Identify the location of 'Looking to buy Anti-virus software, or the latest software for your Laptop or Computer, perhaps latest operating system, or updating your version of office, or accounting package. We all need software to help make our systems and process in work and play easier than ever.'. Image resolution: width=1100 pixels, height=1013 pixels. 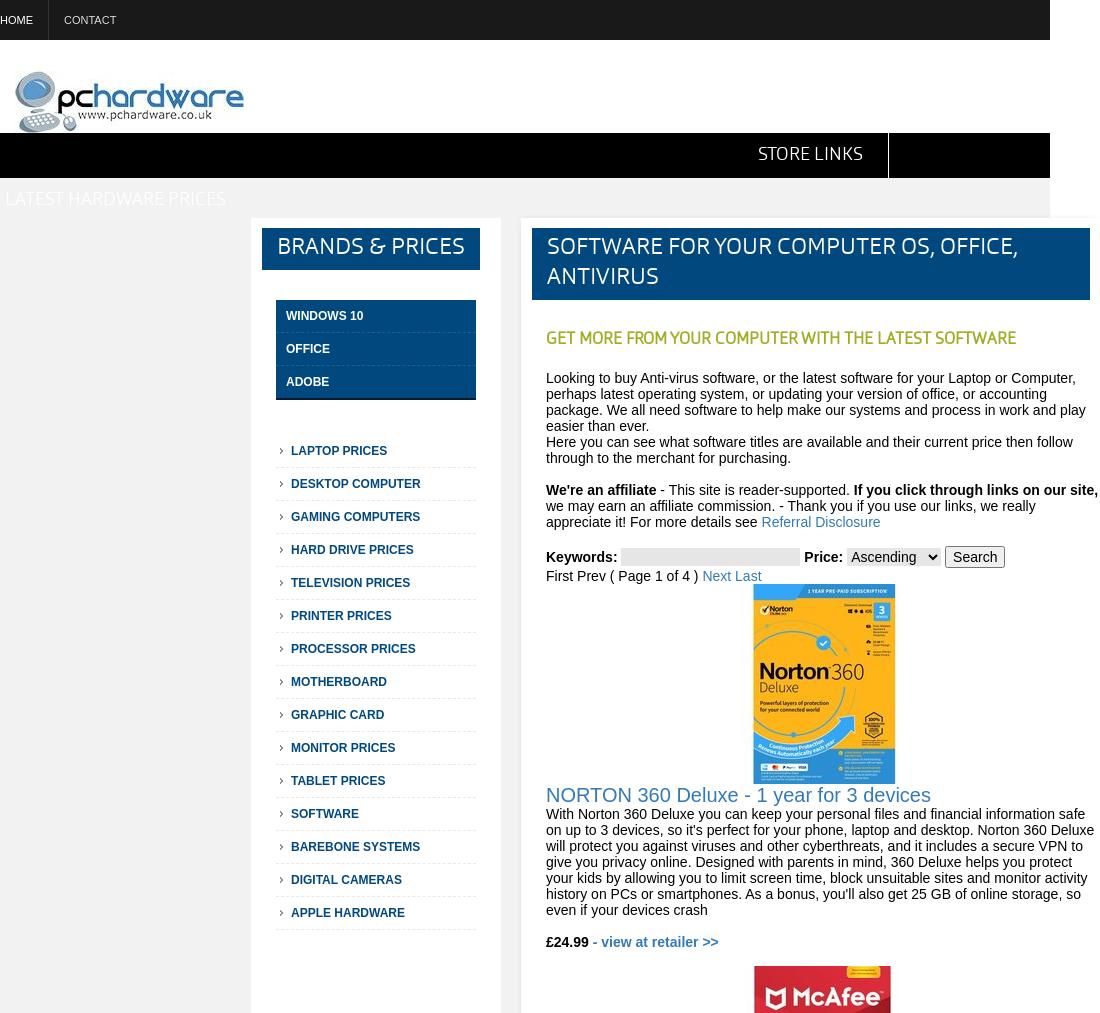
(815, 401).